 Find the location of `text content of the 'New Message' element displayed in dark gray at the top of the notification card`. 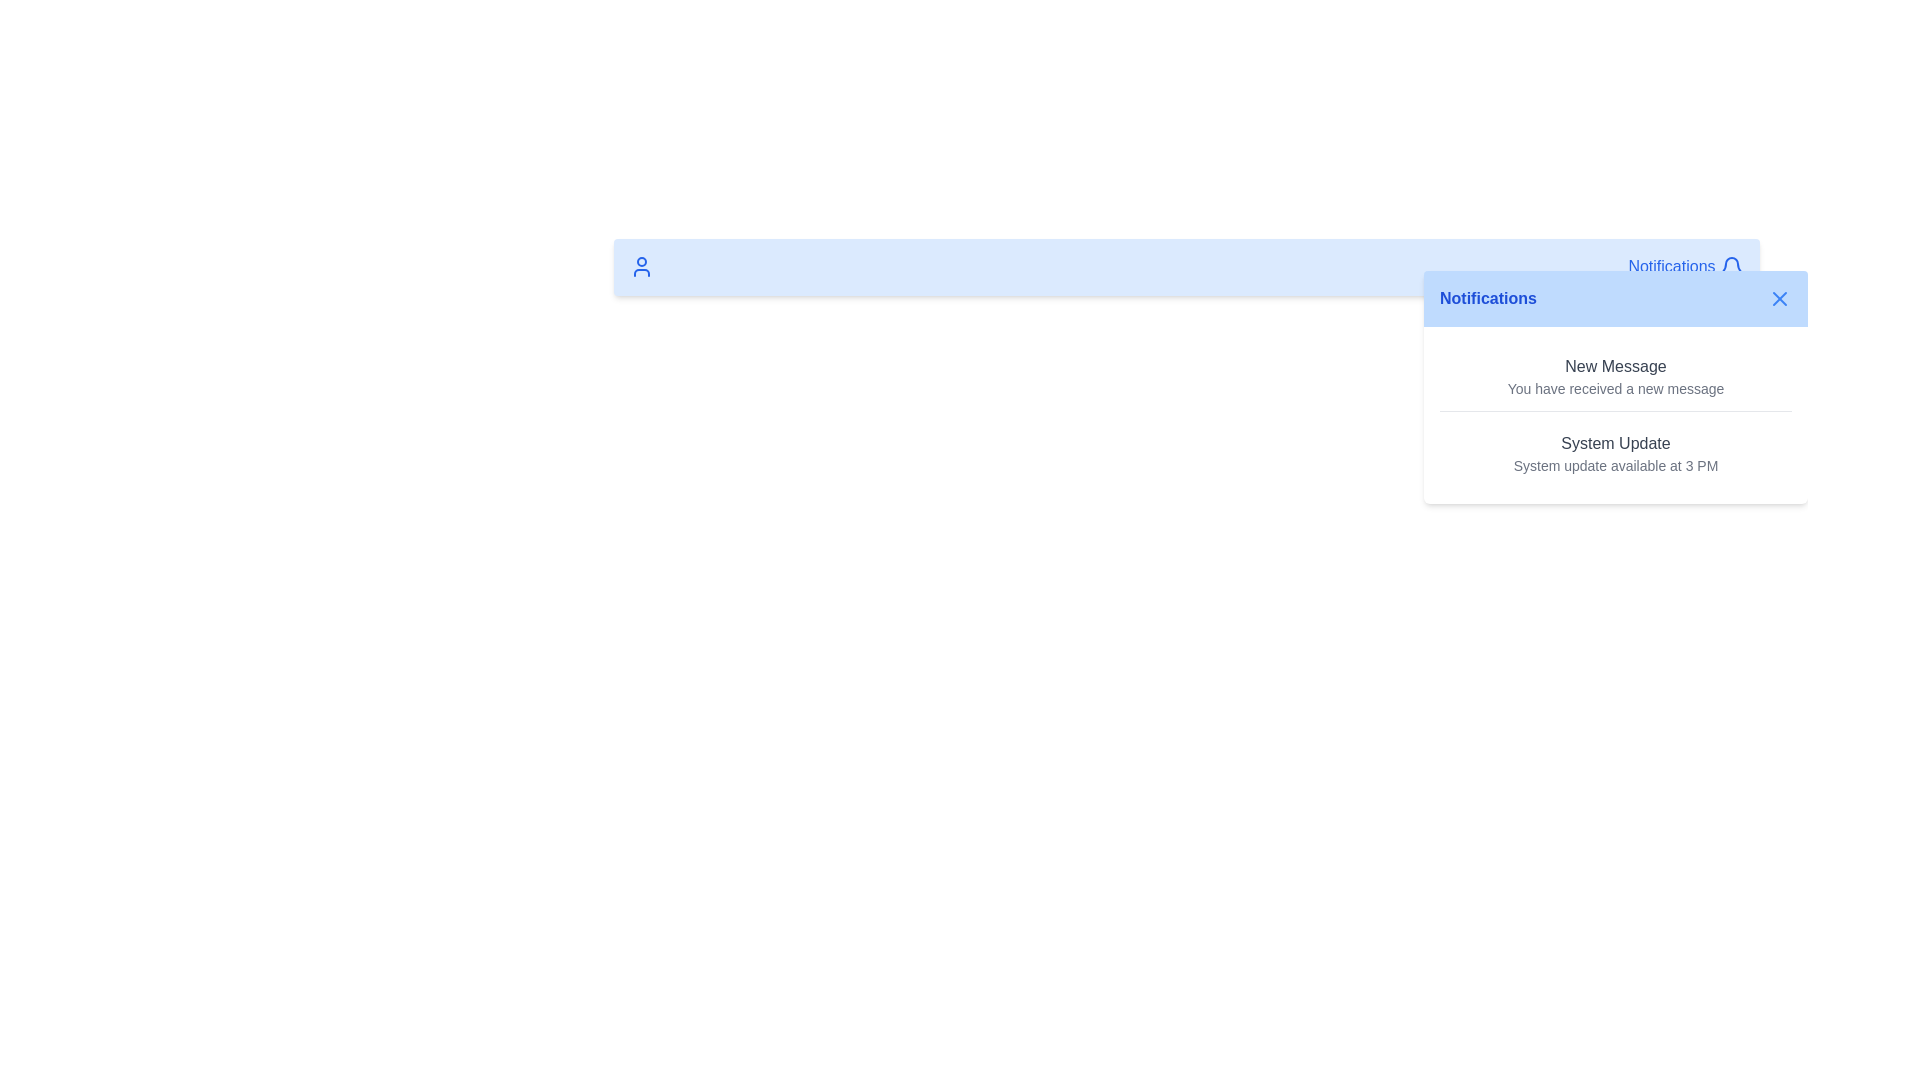

text content of the 'New Message' element displayed in dark gray at the top of the notification card is located at coordinates (1616, 366).